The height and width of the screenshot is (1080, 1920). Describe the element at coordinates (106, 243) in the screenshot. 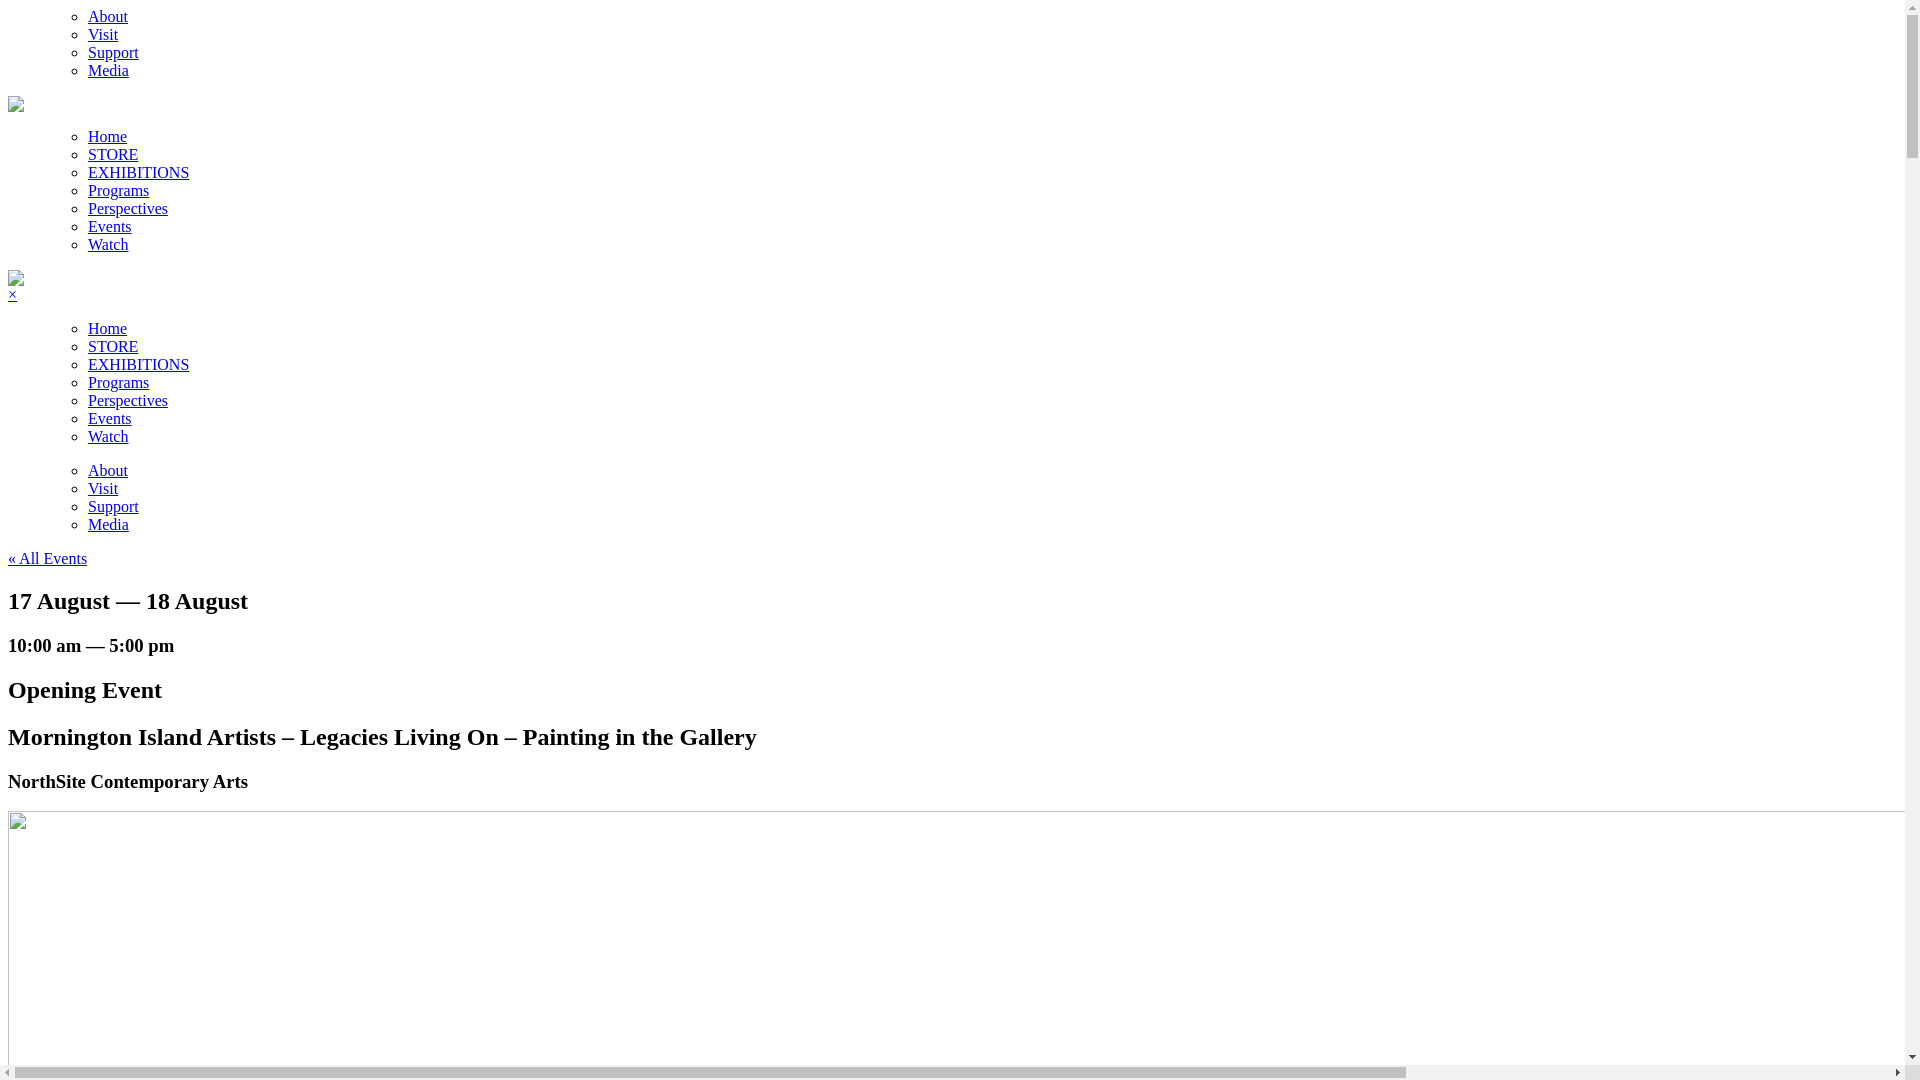

I see `'Watch'` at that location.